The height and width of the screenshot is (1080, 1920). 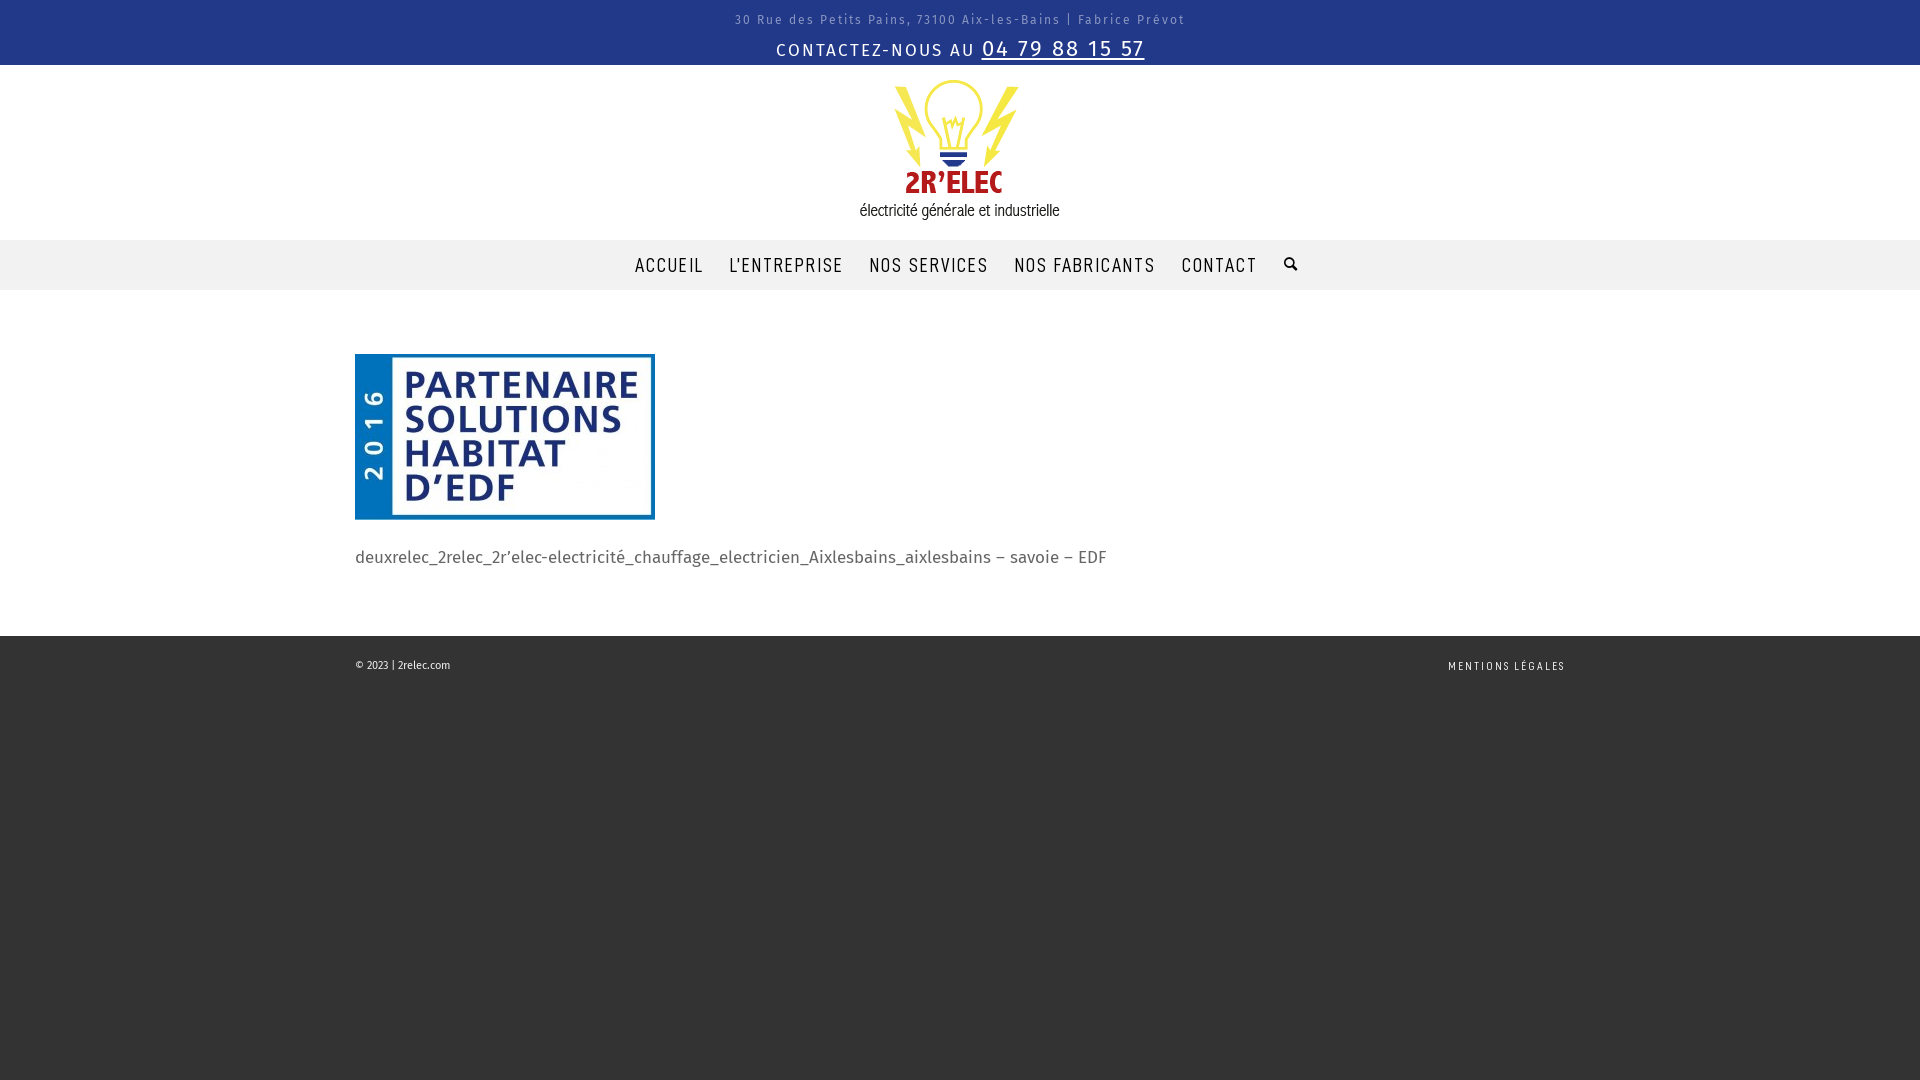 What do you see at coordinates (855, 264) in the screenshot?
I see `'NOS SERVICES'` at bounding box center [855, 264].